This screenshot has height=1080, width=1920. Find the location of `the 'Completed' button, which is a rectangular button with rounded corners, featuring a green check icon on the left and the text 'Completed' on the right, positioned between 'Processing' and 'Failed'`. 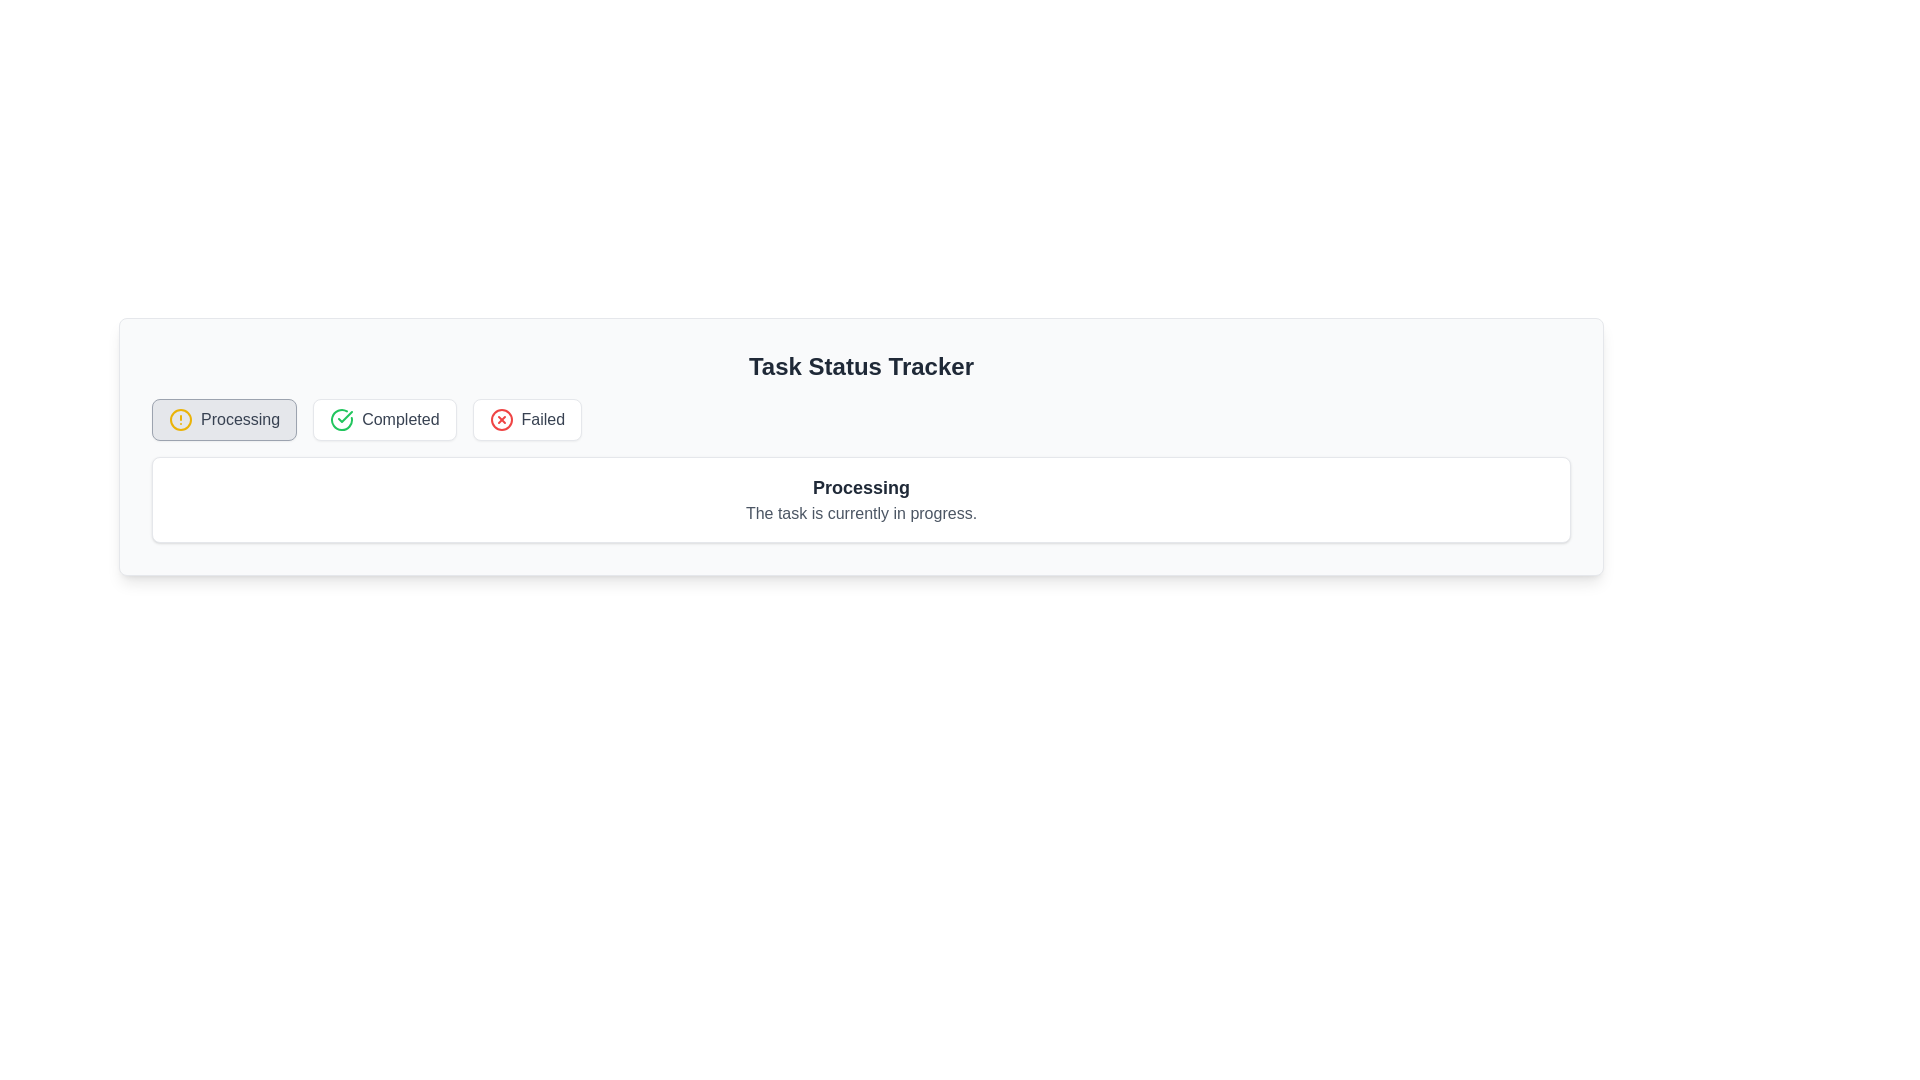

the 'Completed' button, which is a rectangular button with rounded corners, featuring a green check icon on the left and the text 'Completed' on the right, positioned between 'Processing' and 'Failed' is located at coordinates (384, 419).